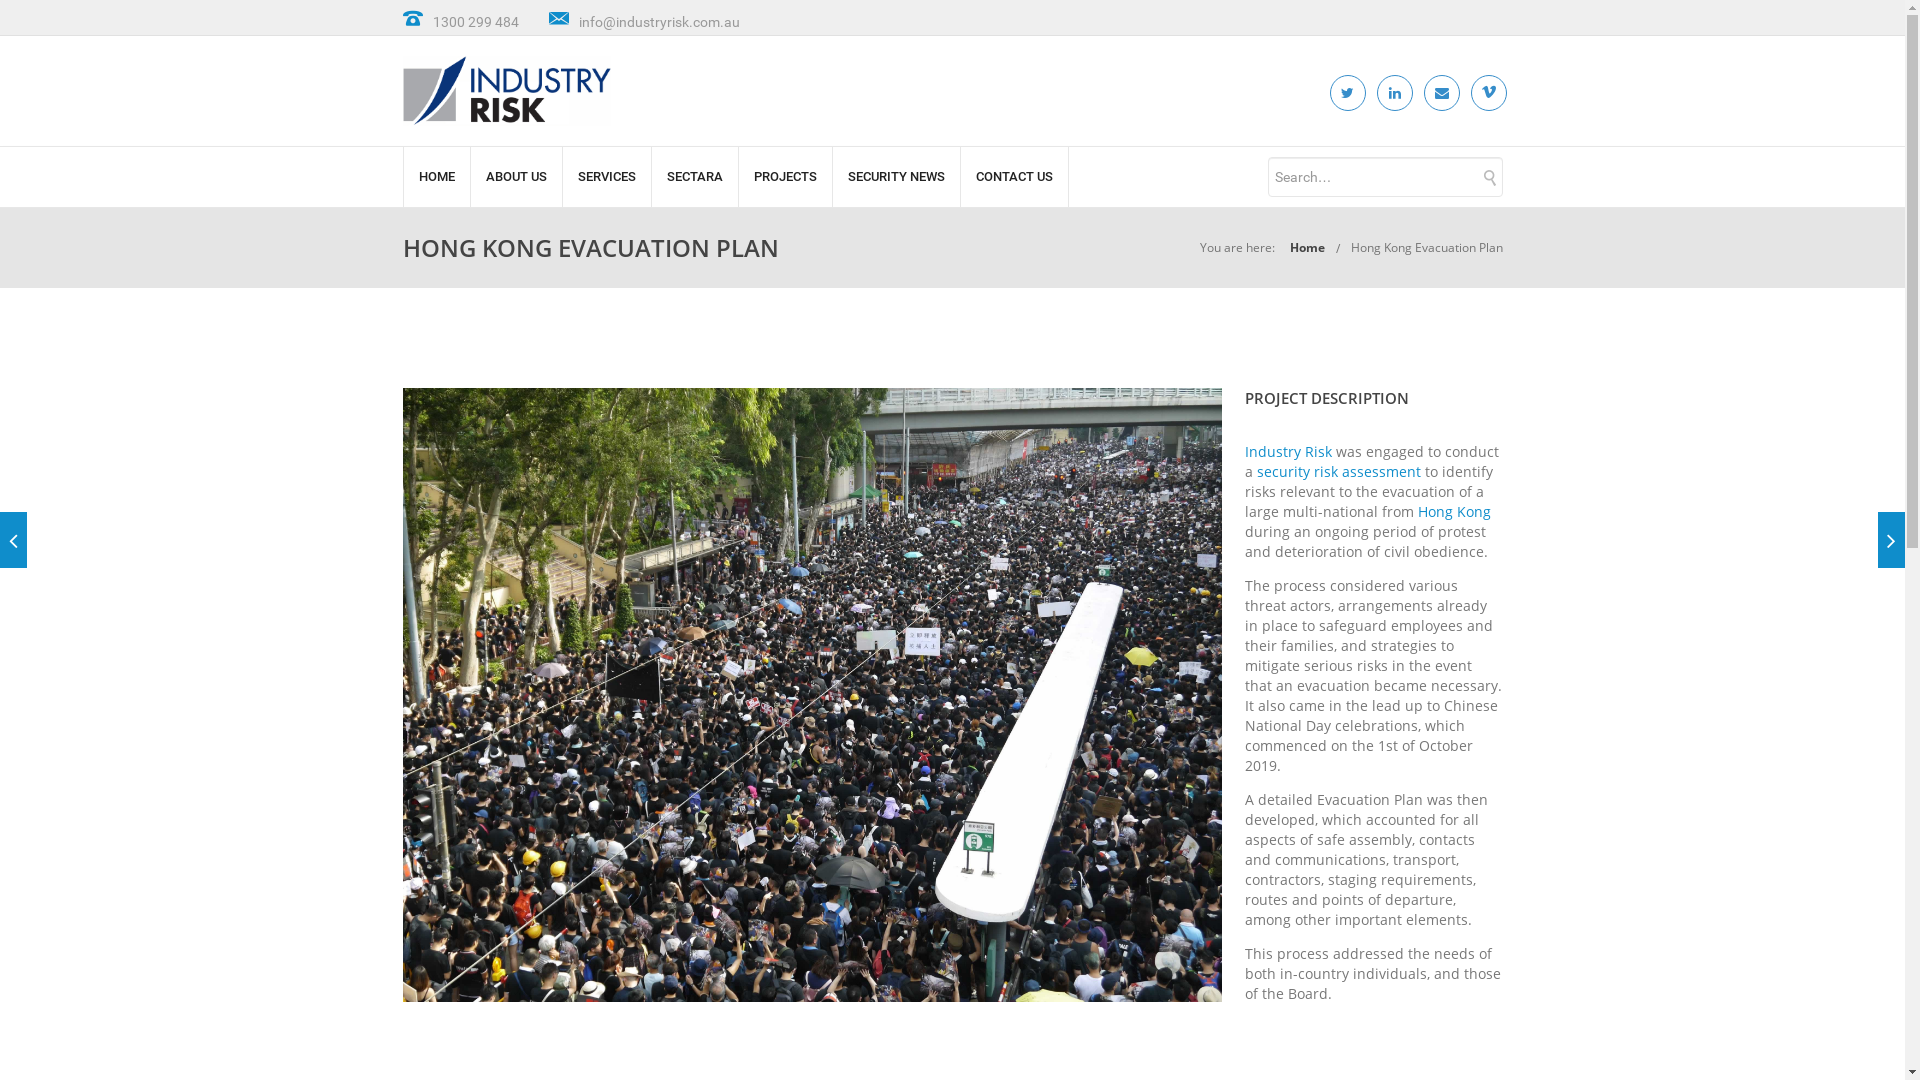 This screenshot has height=1080, width=1920. What do you see at coordinates (435, 176) in the screenshot?
I see `'HOME'` at bounding box center [435, 176].